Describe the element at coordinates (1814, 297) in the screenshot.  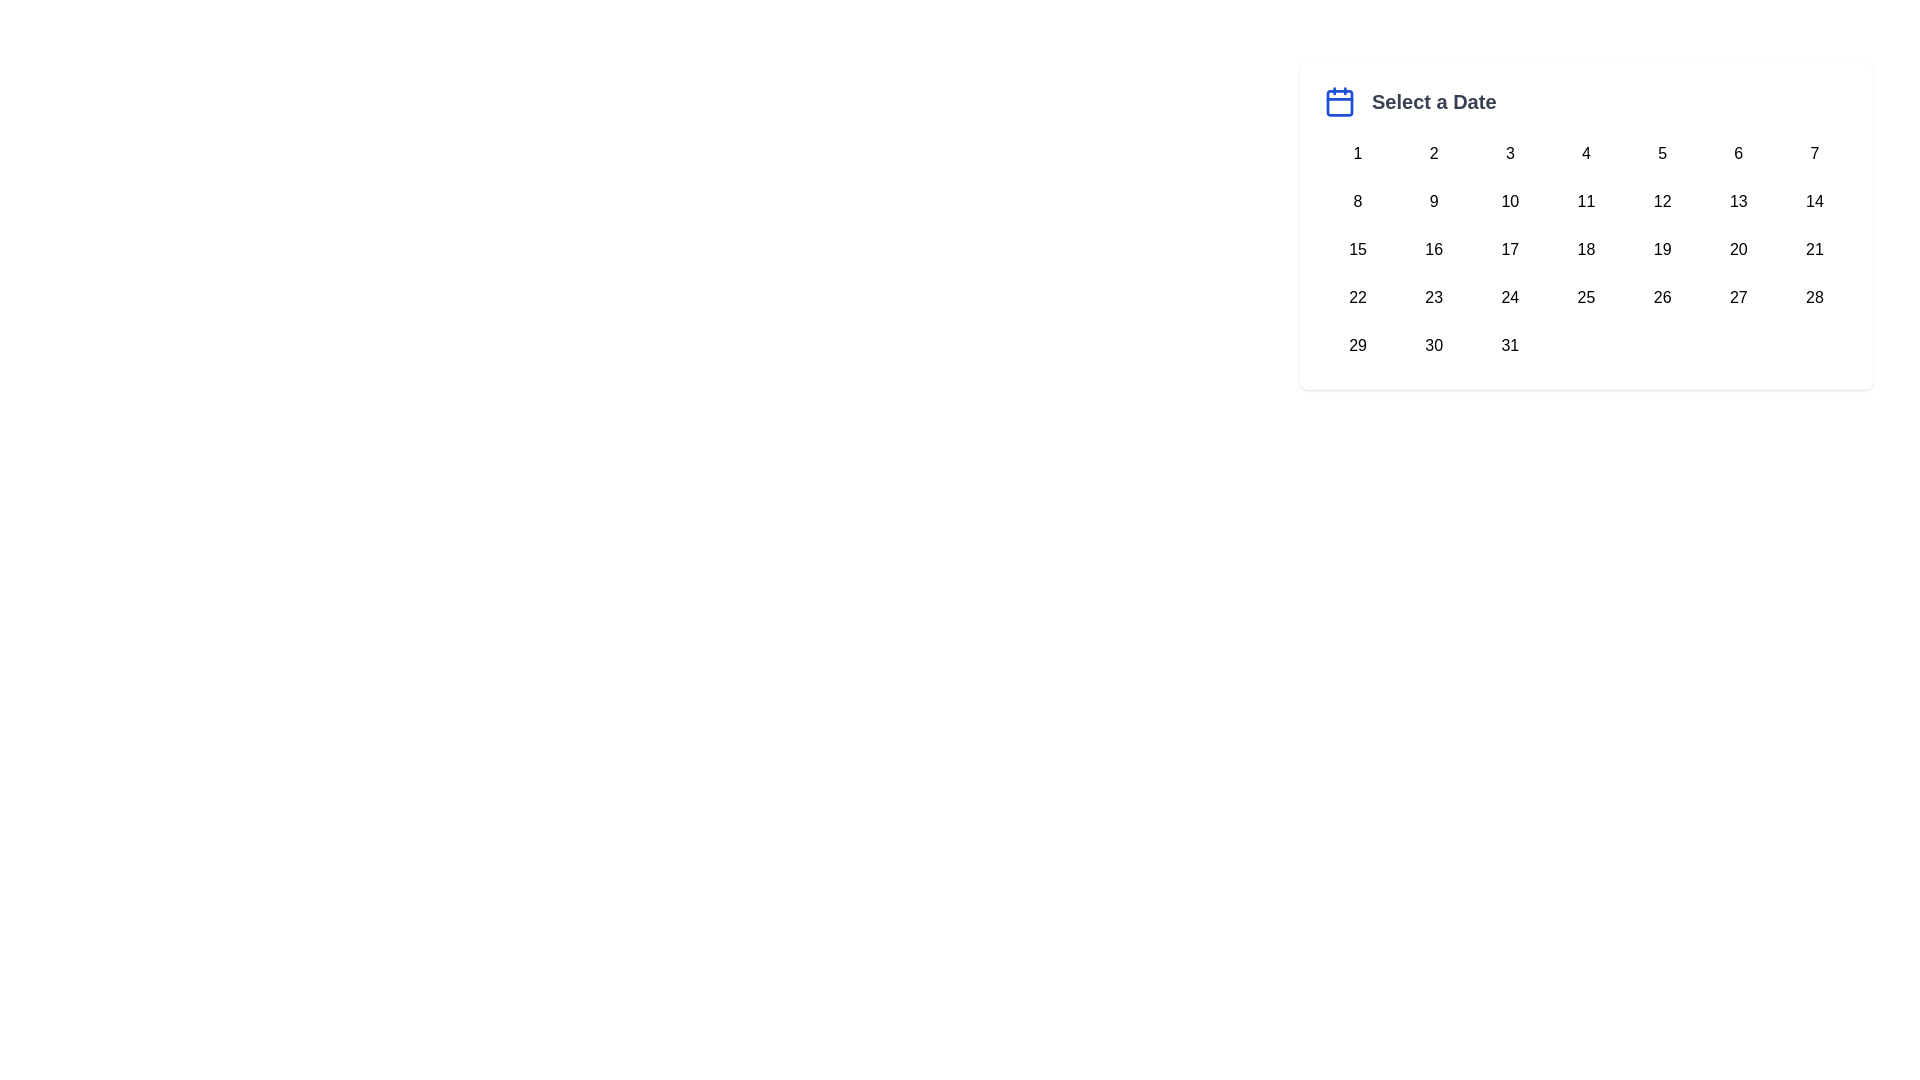
I see `the button labeled '28' which is a small rectangular button with rounded corners located in the bottom-right corner of the grid layout` at that location.